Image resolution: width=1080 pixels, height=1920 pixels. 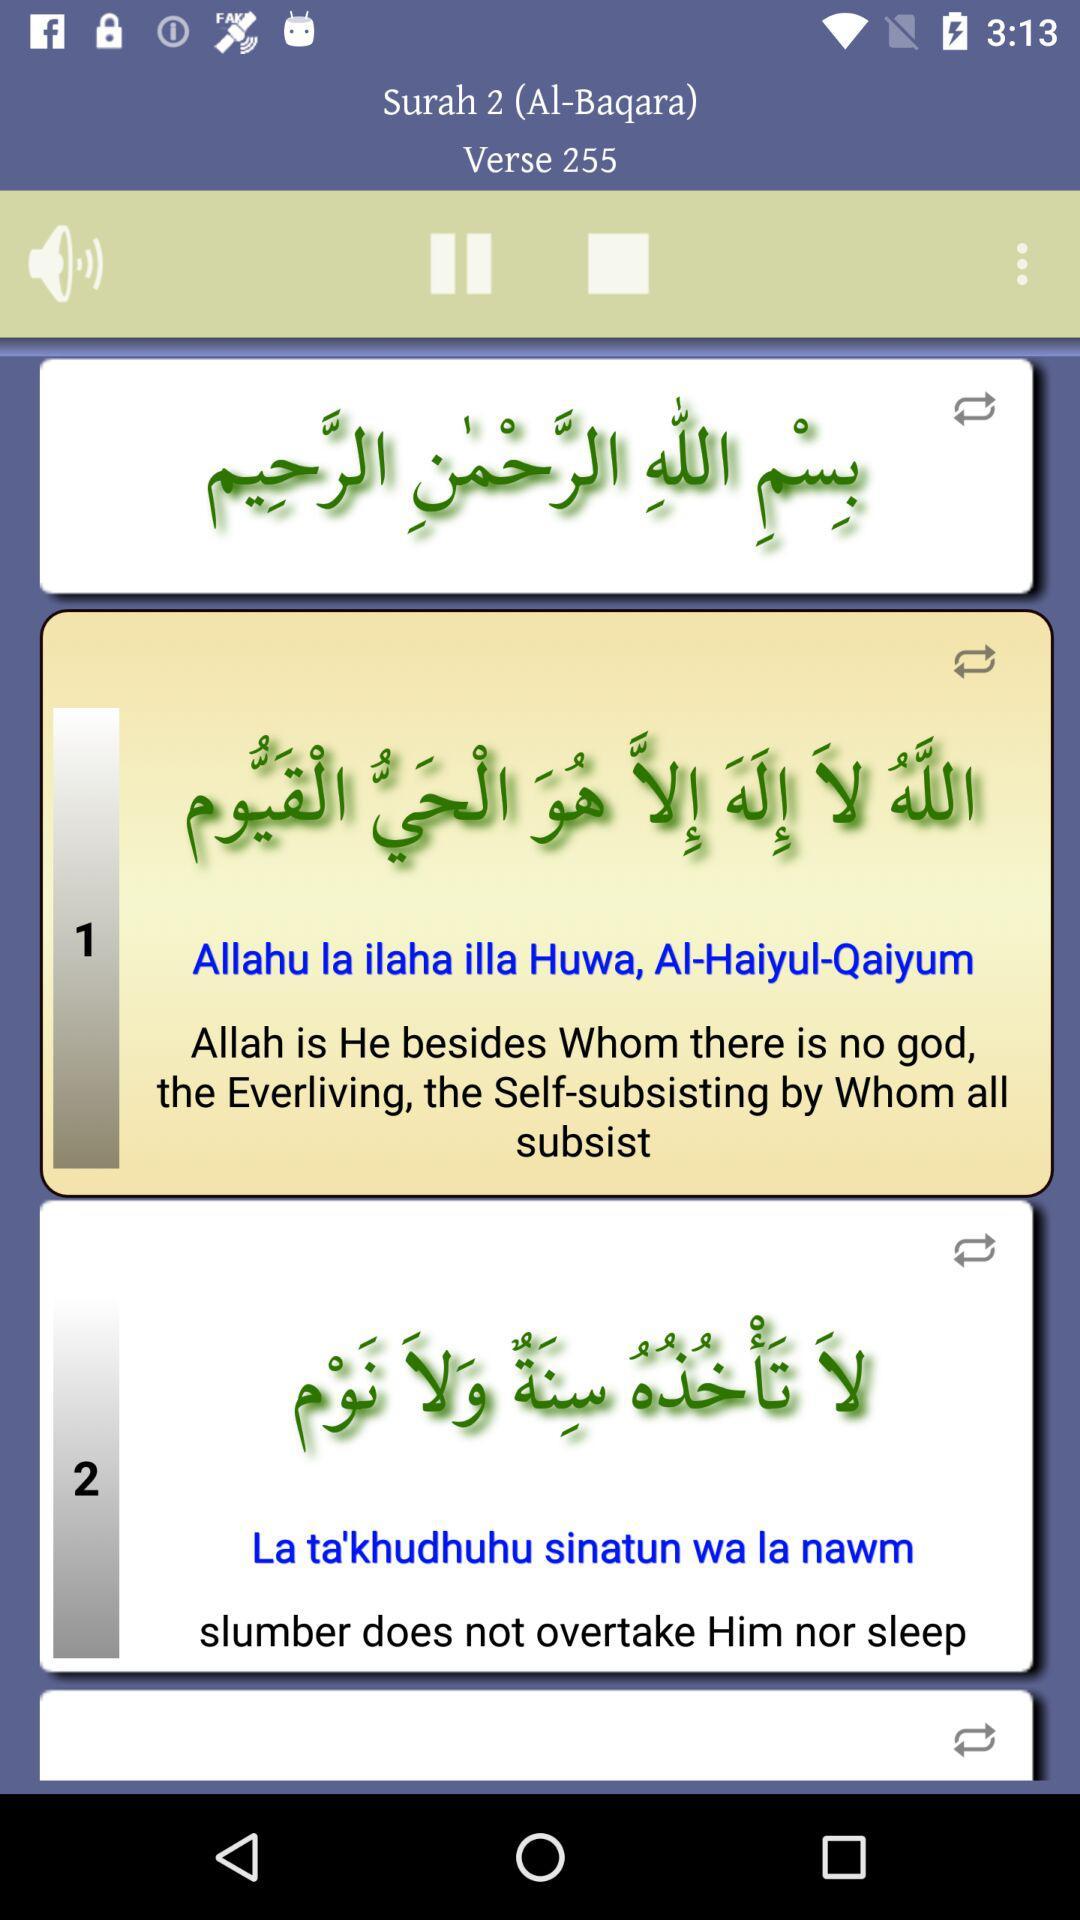 I want to click on replay button, so click(x=973, y=661).